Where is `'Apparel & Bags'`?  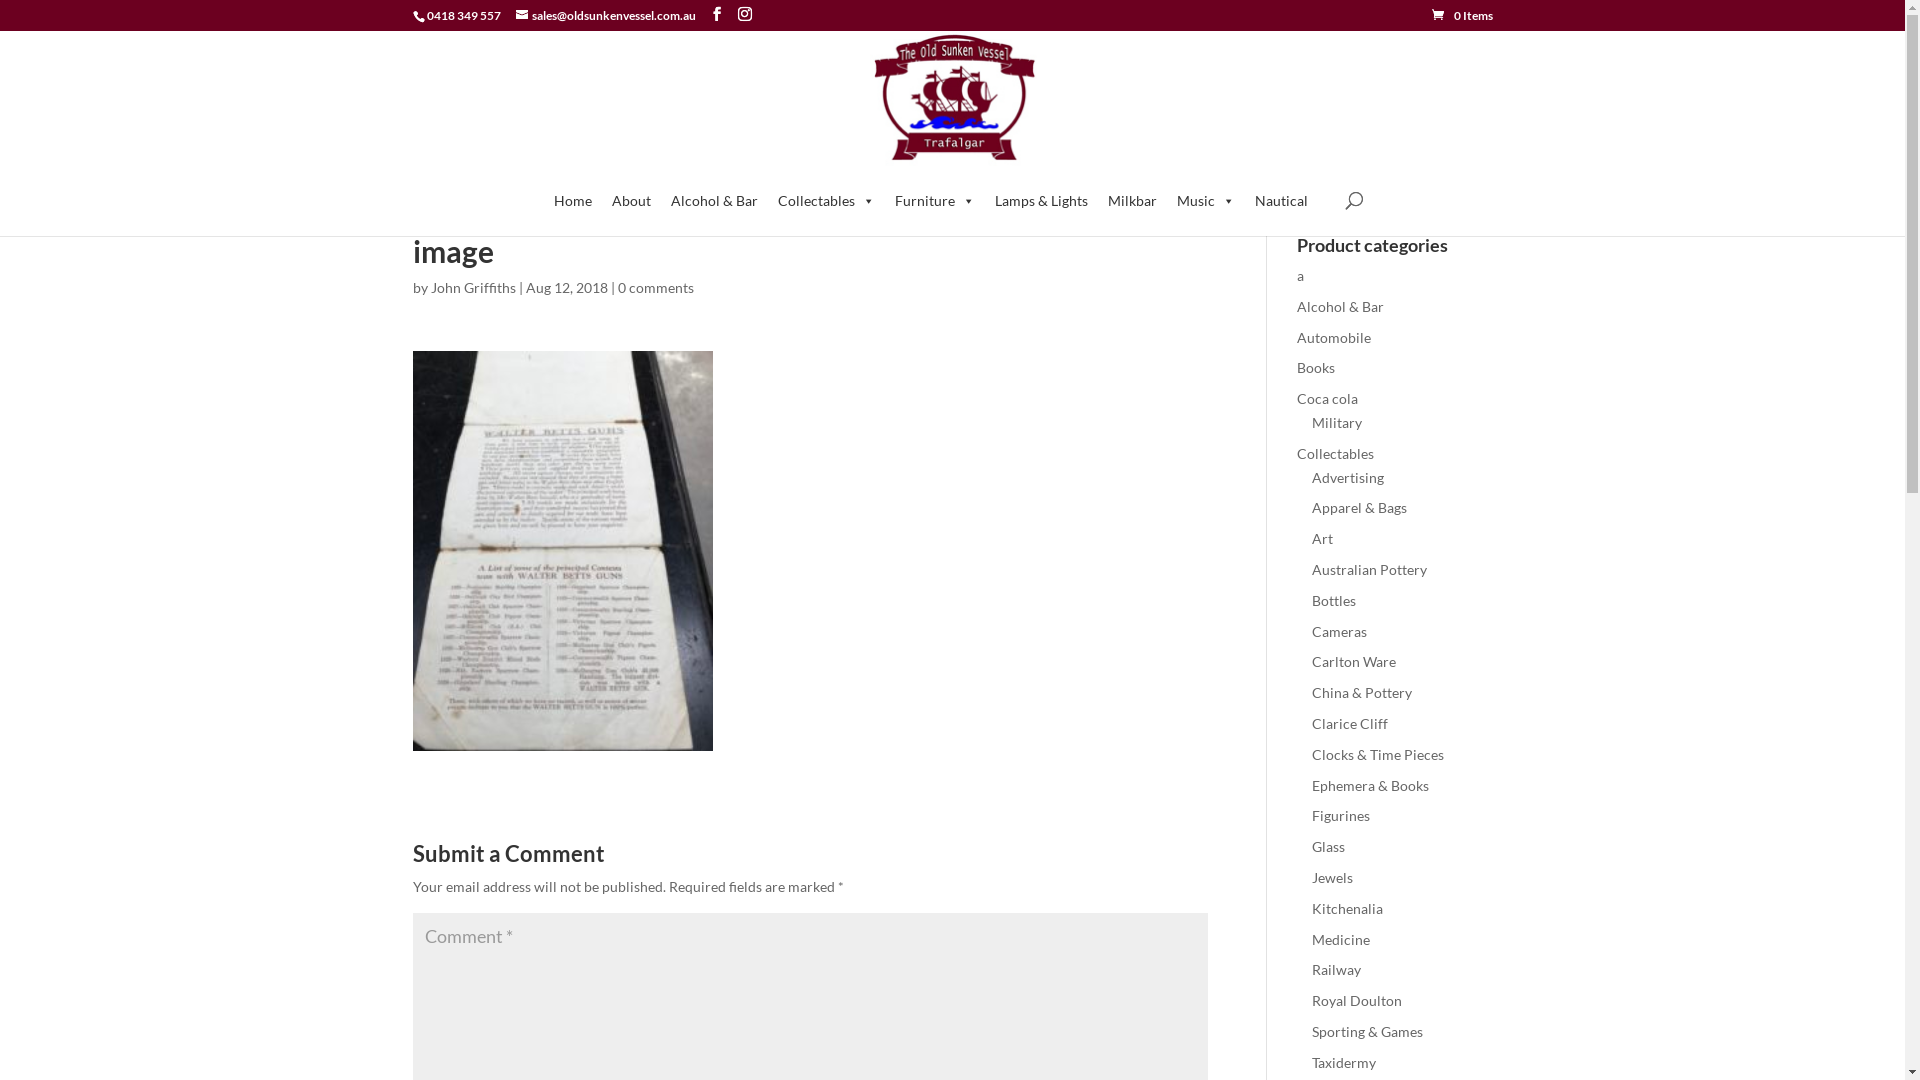
'Apparel & Bags' is located at coordinates (1359, 506).